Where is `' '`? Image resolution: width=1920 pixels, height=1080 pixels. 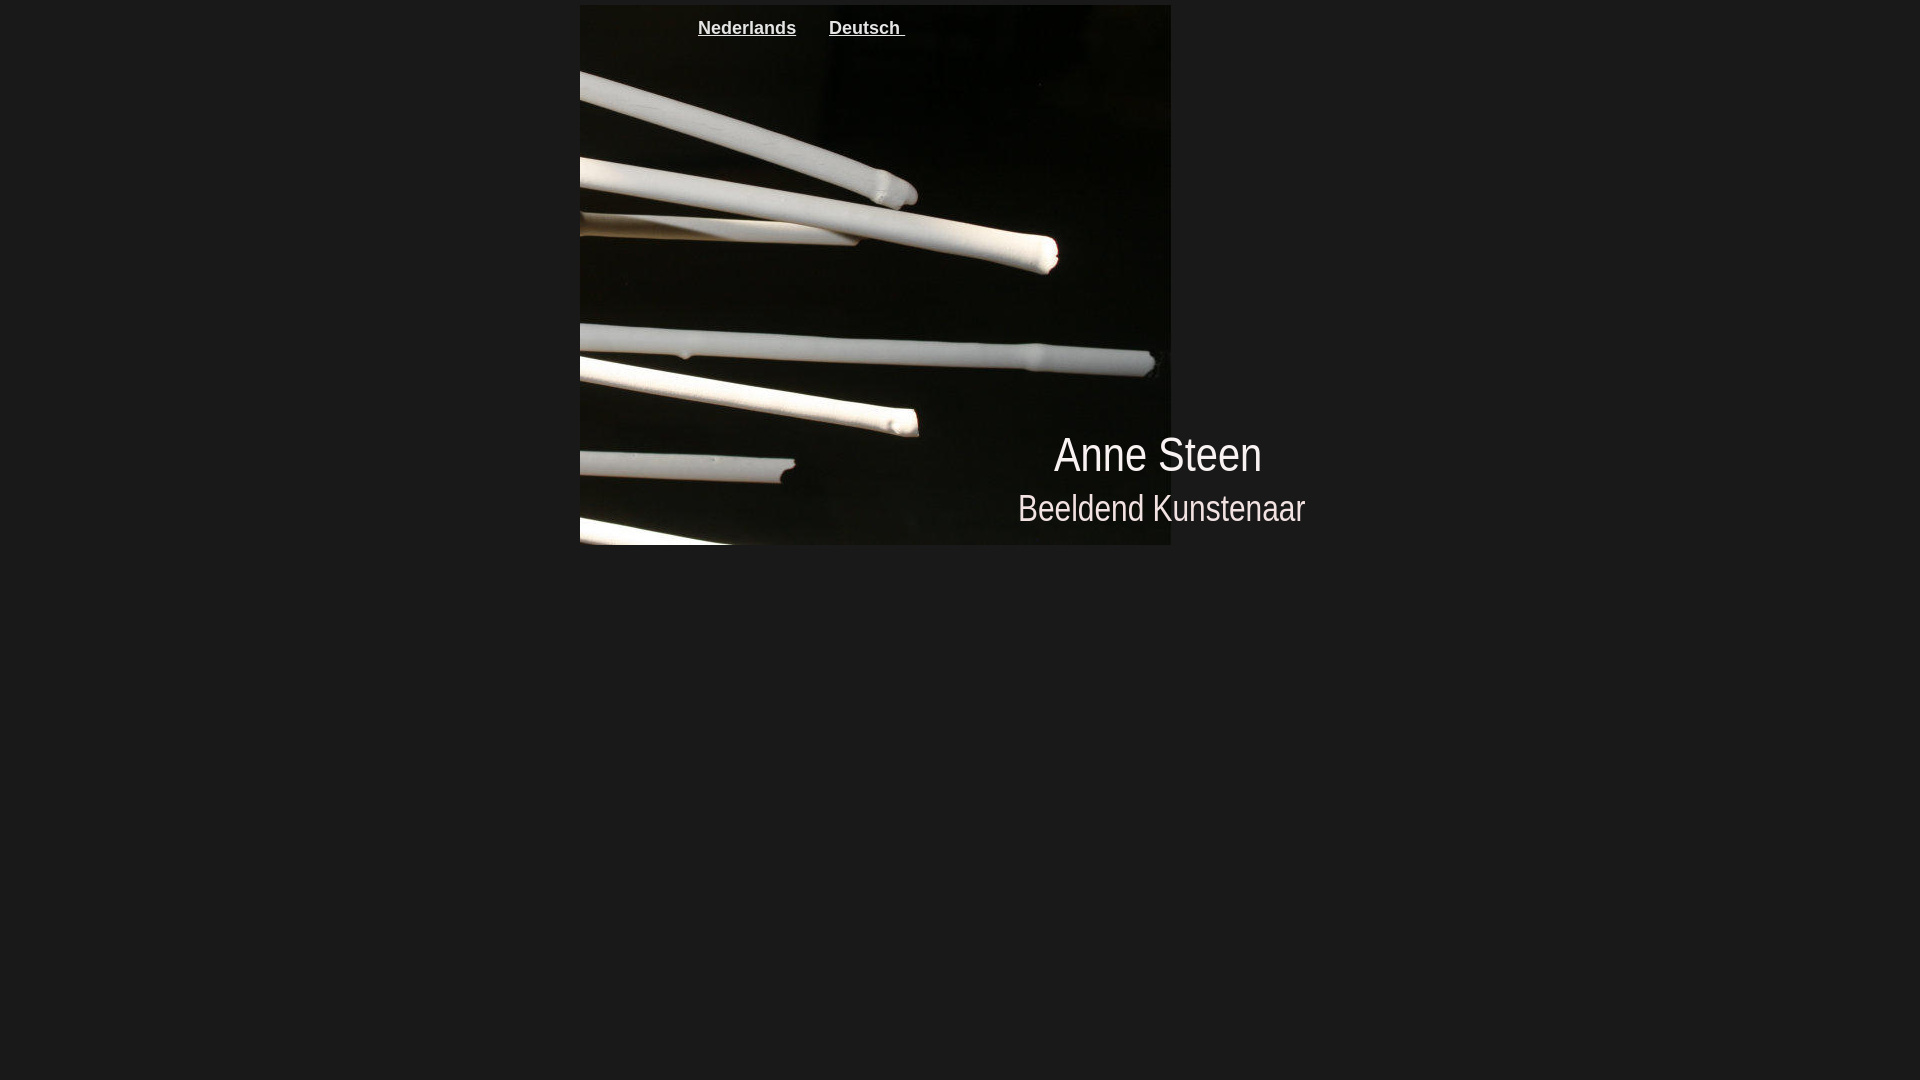 ' ' is located at coordinates (901, 27).